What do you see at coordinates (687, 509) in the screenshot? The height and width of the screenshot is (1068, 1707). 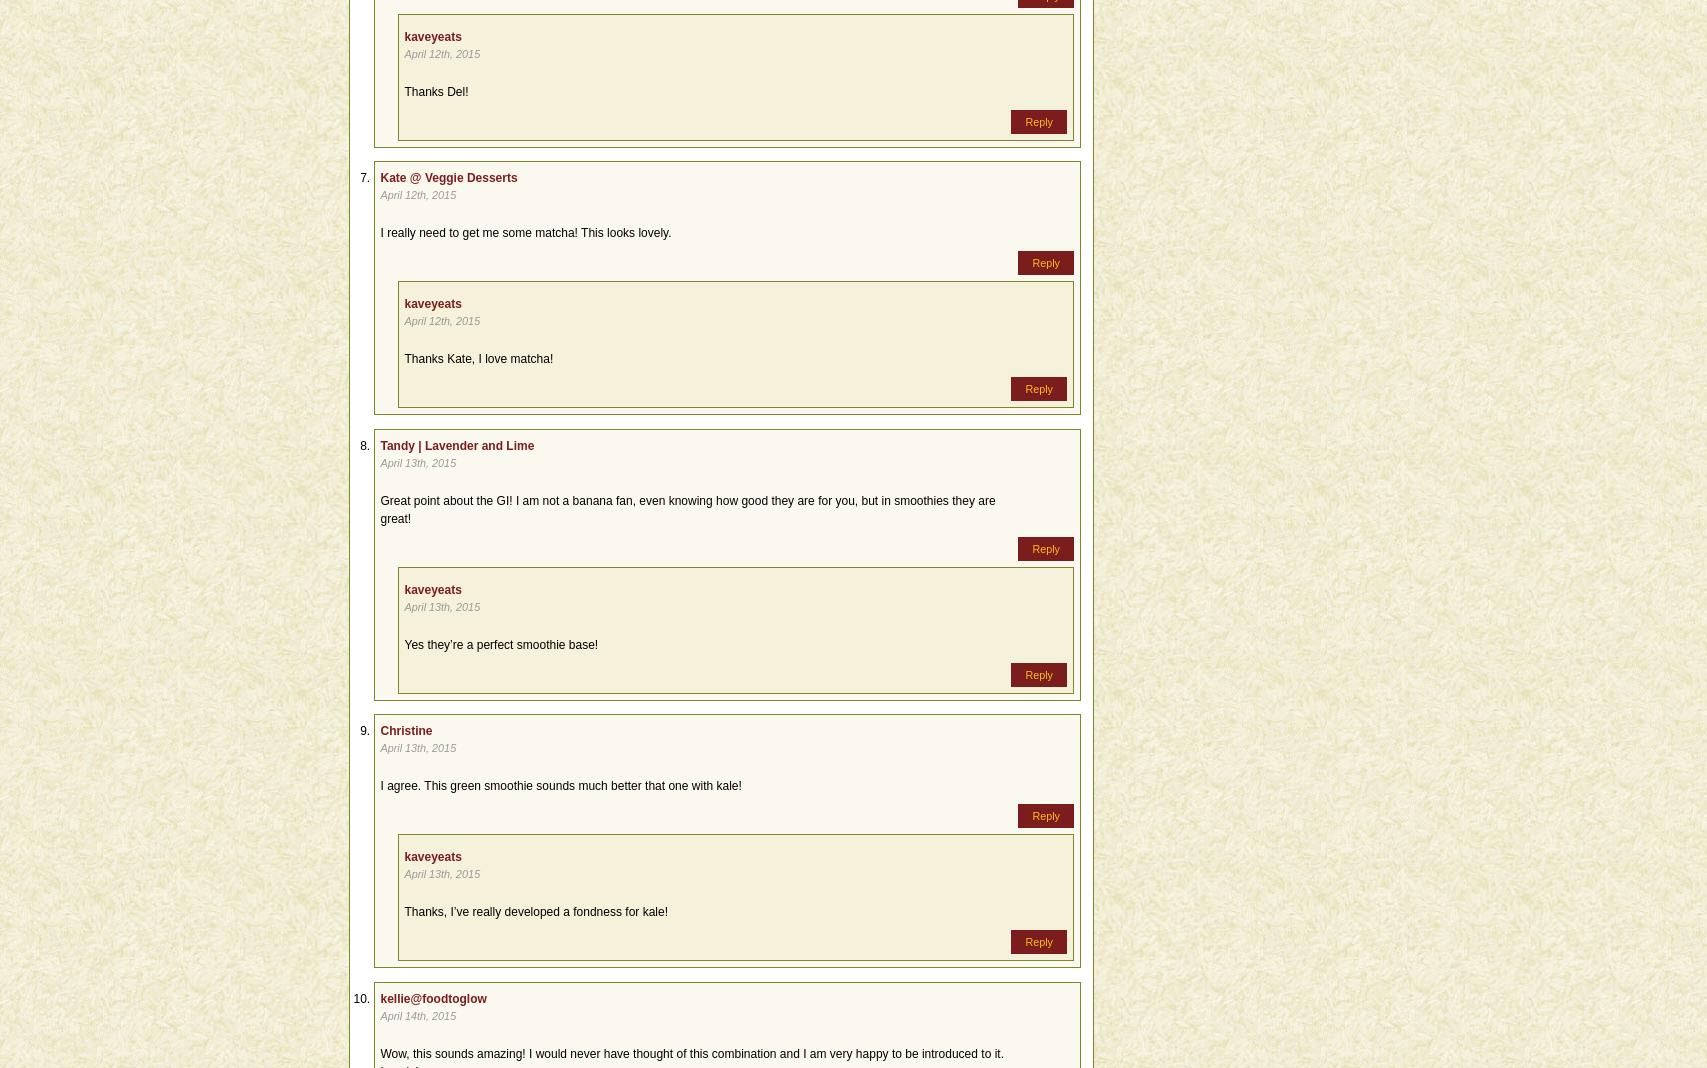 I see `'Great point about the GI! I am not a banana fan, even knowing how good they are for you, but in smoothies they are great!'` at bounding box center [687, 509].